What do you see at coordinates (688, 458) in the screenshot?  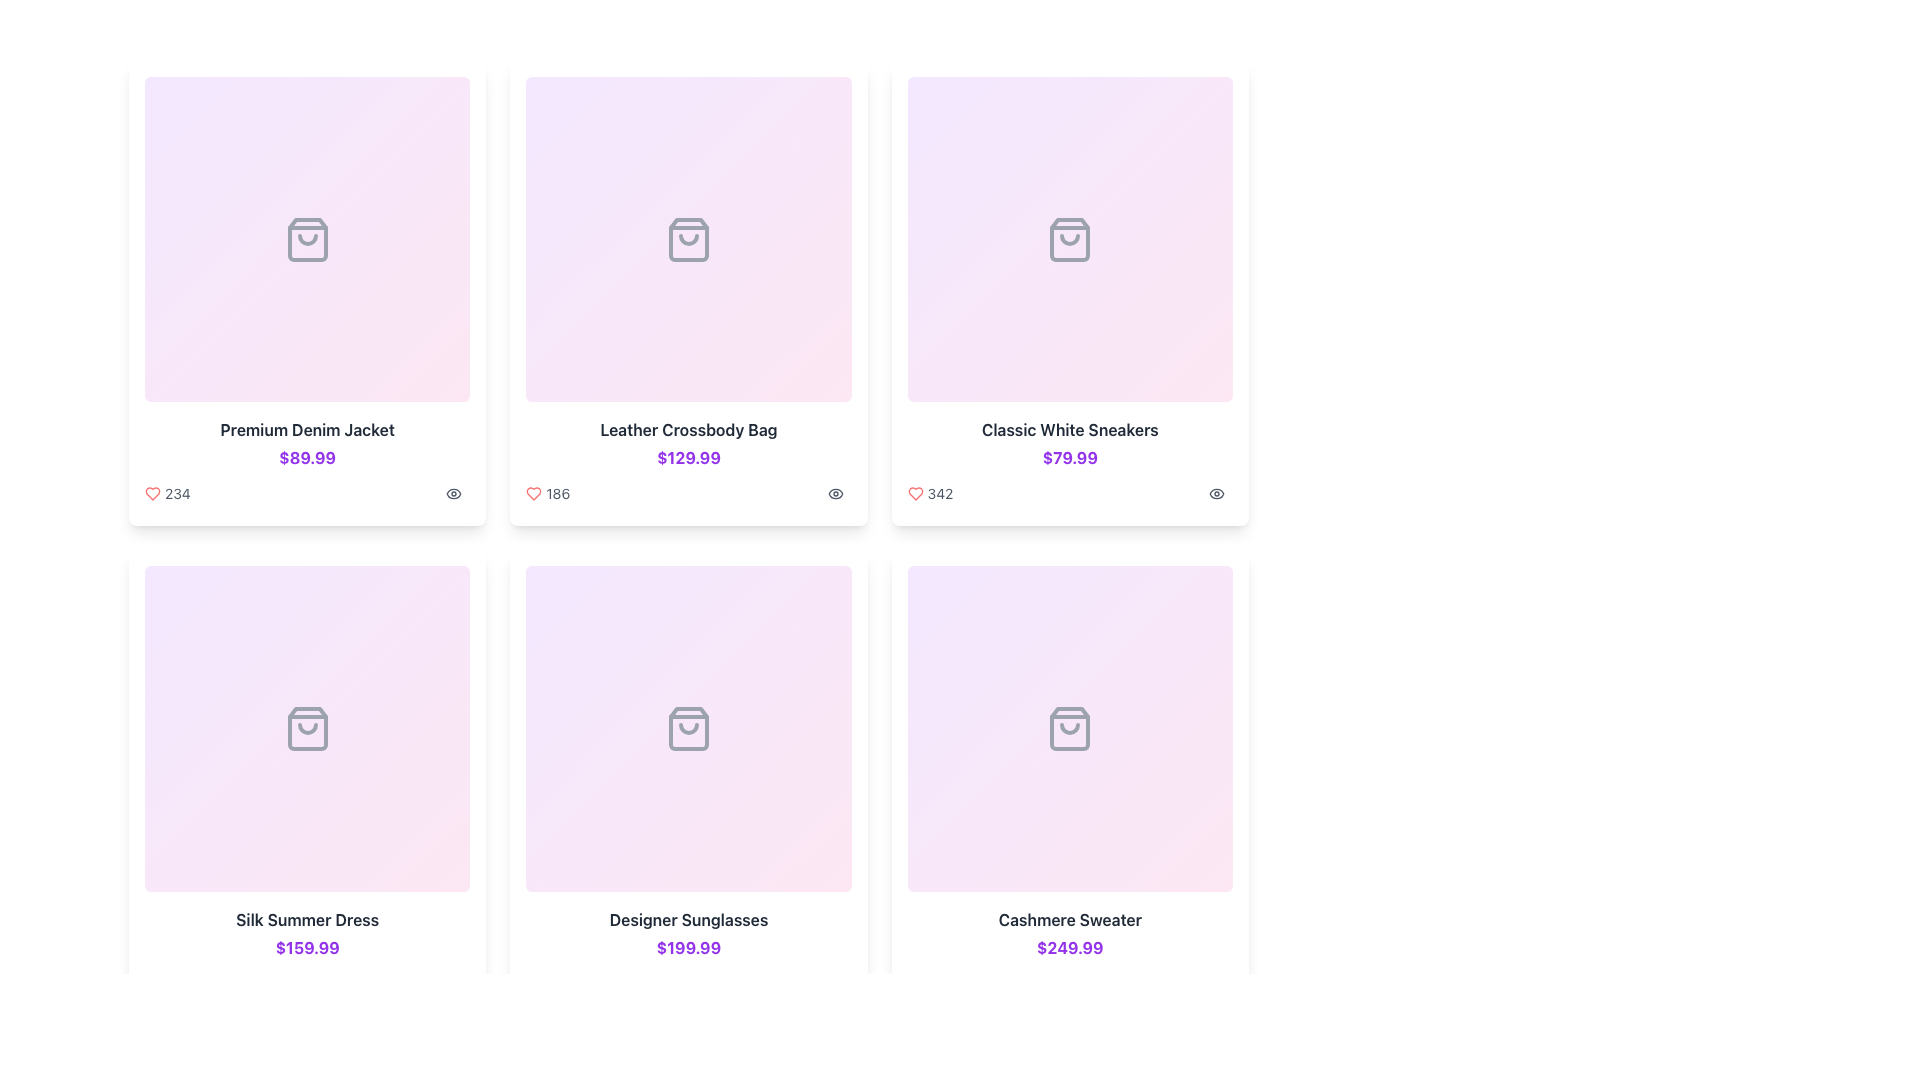 I see `the price label displaying '$129.99' in bold, purple text, located below the product title 'Leather Crossbody Bag'` at bounding box center [688, 458].